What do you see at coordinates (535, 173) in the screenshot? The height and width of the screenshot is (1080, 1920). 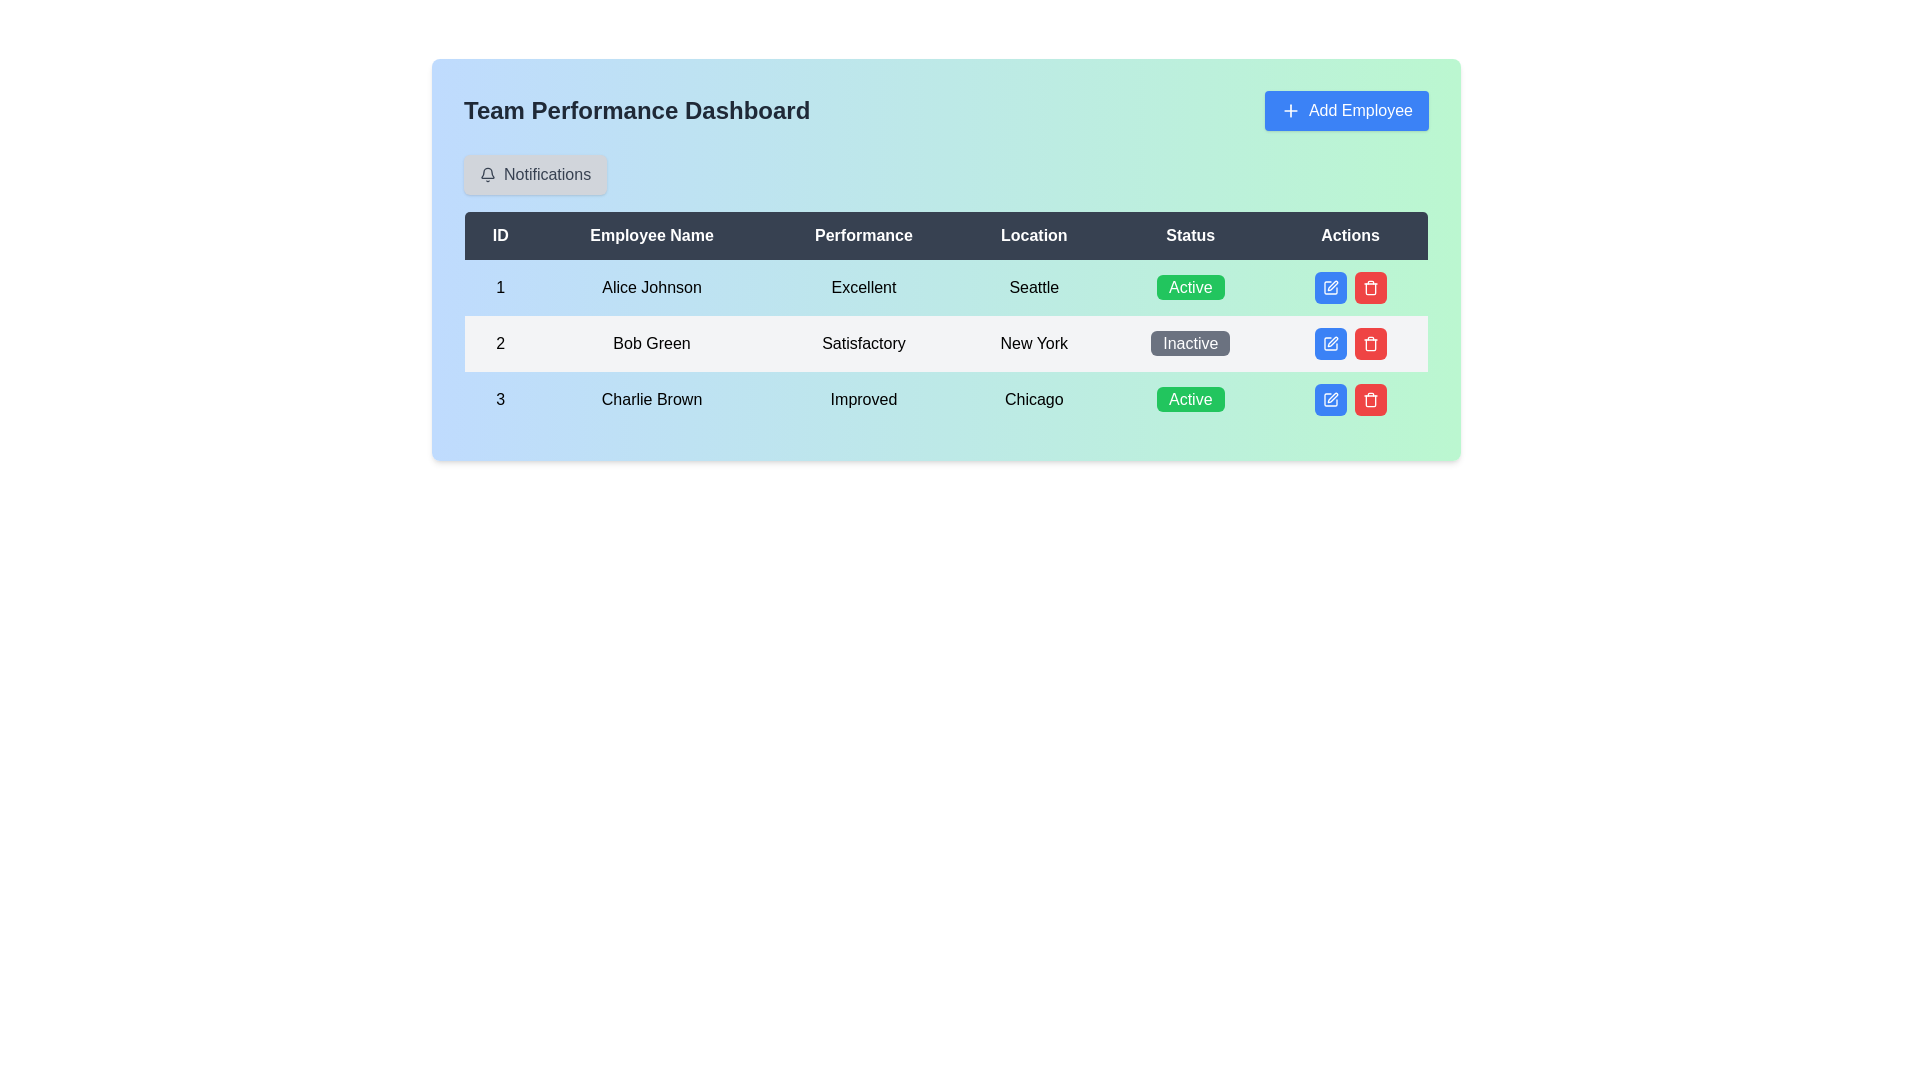 I see `the button located near the top-left section of the interface` at bounding box center [535, 173].